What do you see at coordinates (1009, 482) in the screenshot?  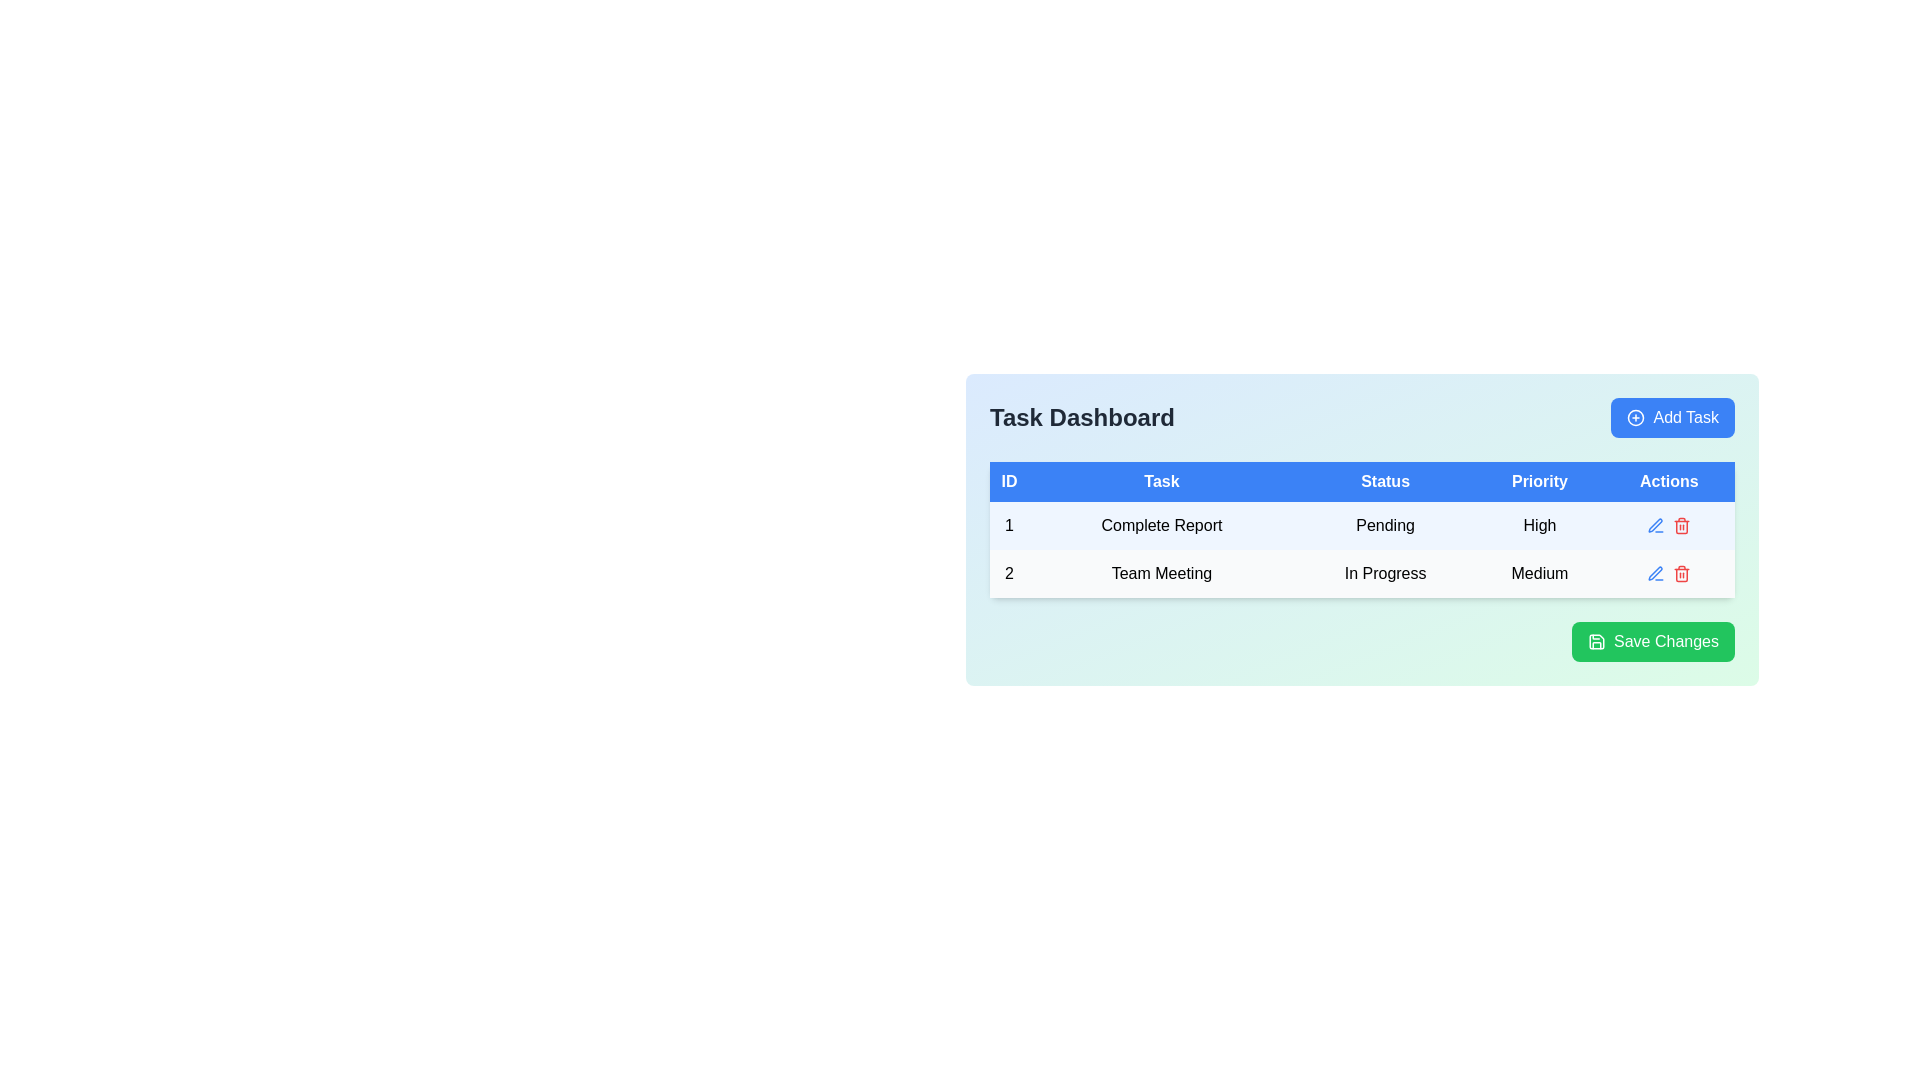 I see `the 'ID' column header, which is the first column header in the row containing 'ID', 'Task', 'Status', 'Priority', and 'Actions'` at bounding box center [1009, 482].